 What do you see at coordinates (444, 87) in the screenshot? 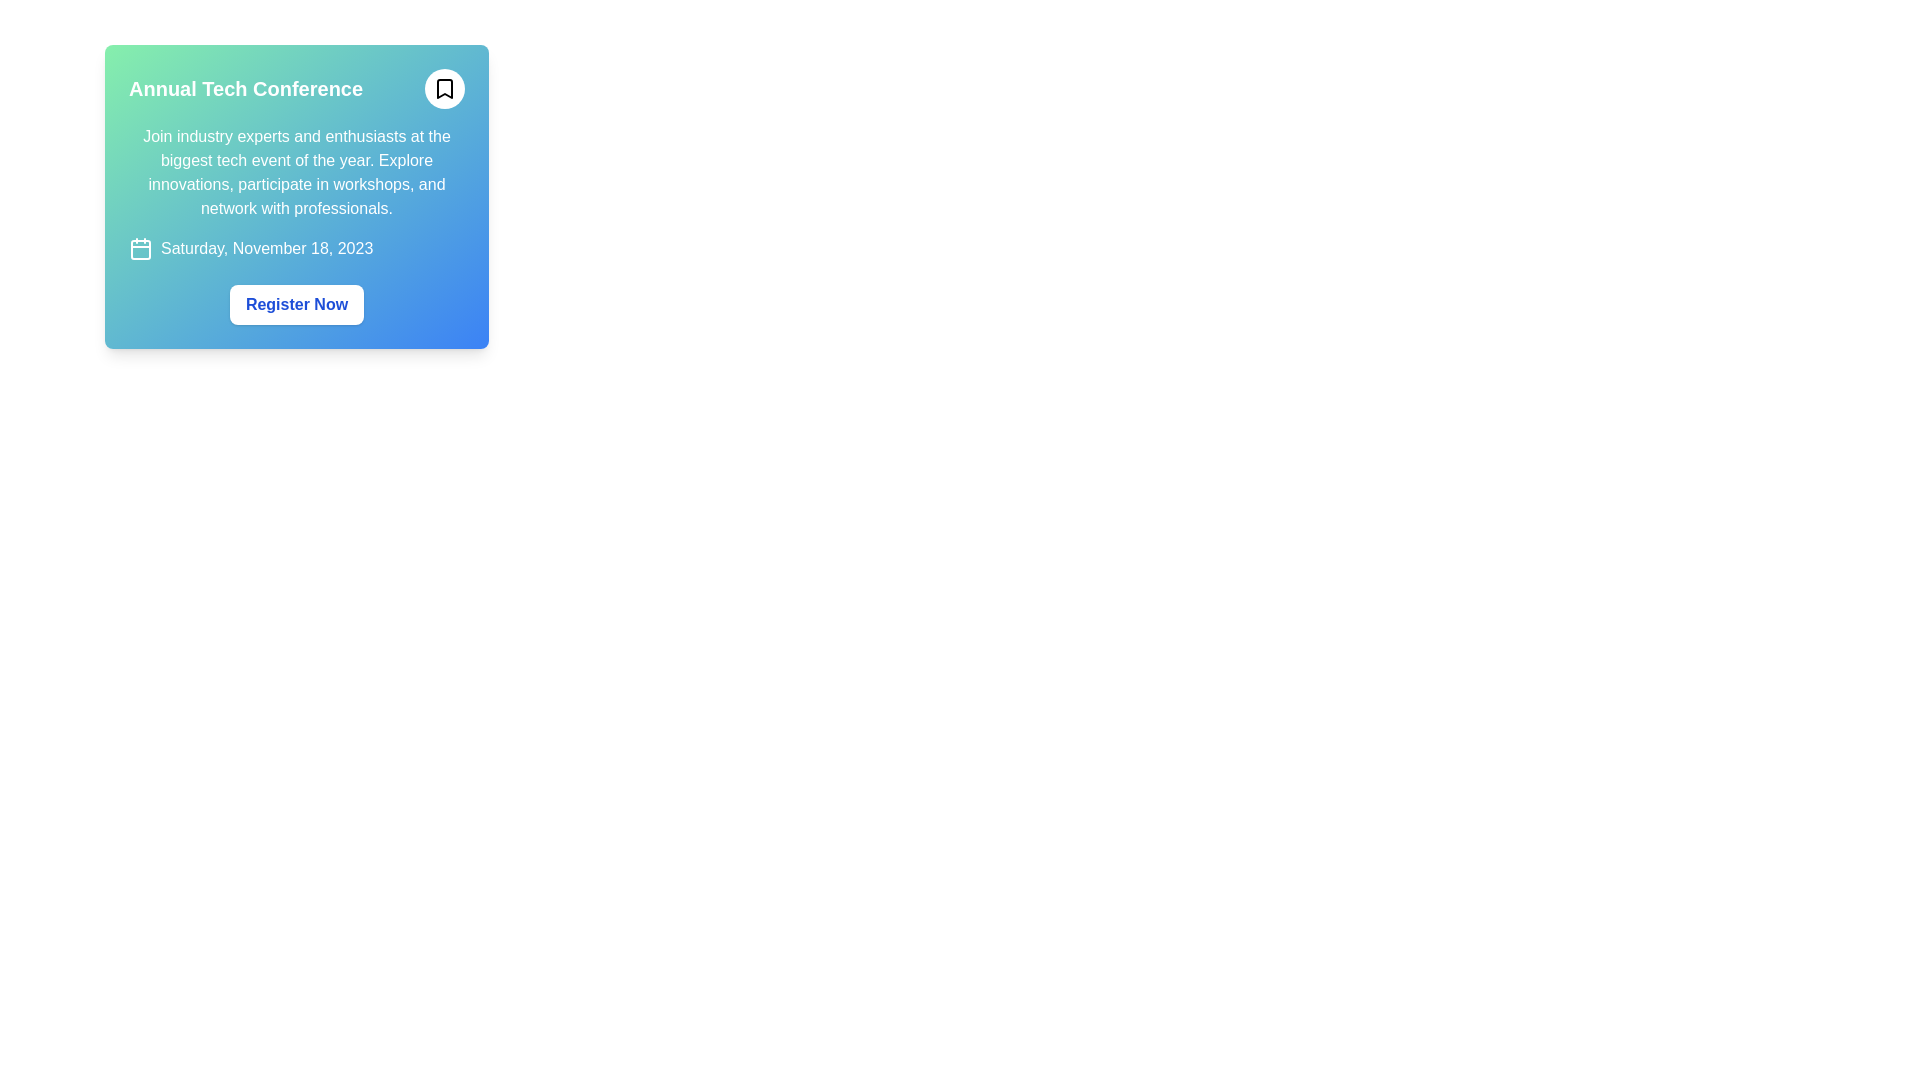
I see `the circular button with a white background and black bookmark icon located at the top-right corner of the 'Annual Tech Conference' section` at bounding box center [444, 87].